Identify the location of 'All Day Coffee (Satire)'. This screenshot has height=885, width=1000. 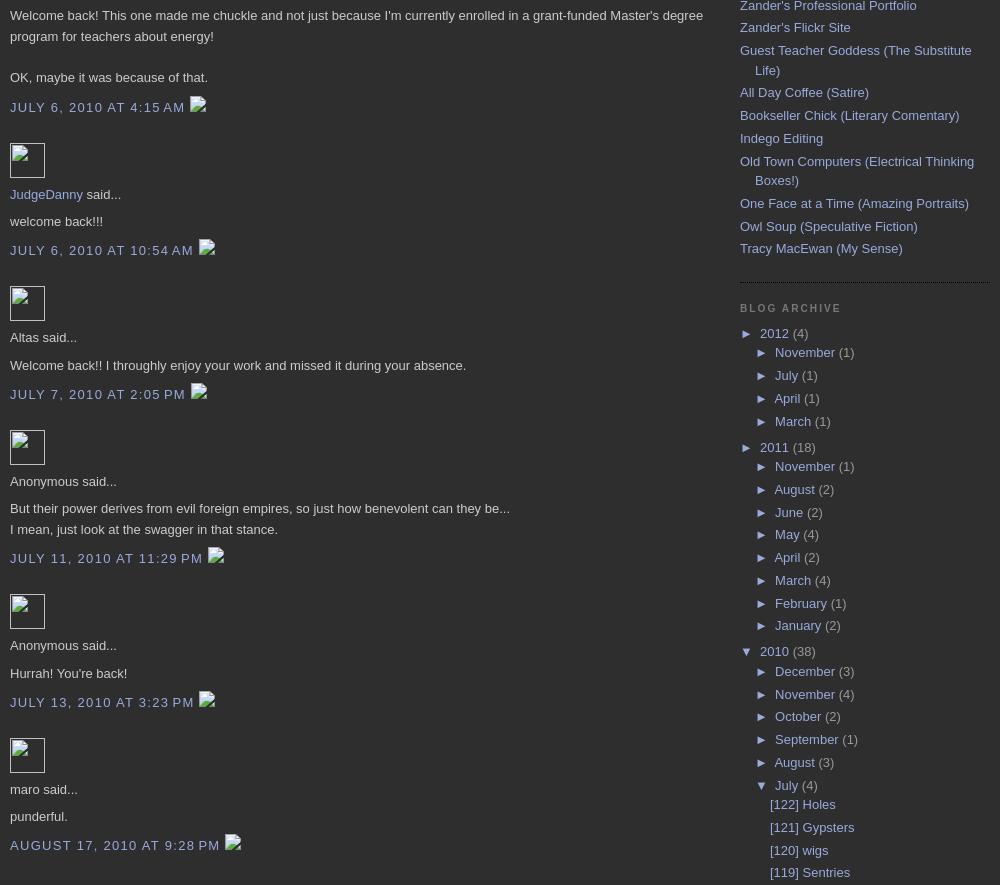
(804, 92).